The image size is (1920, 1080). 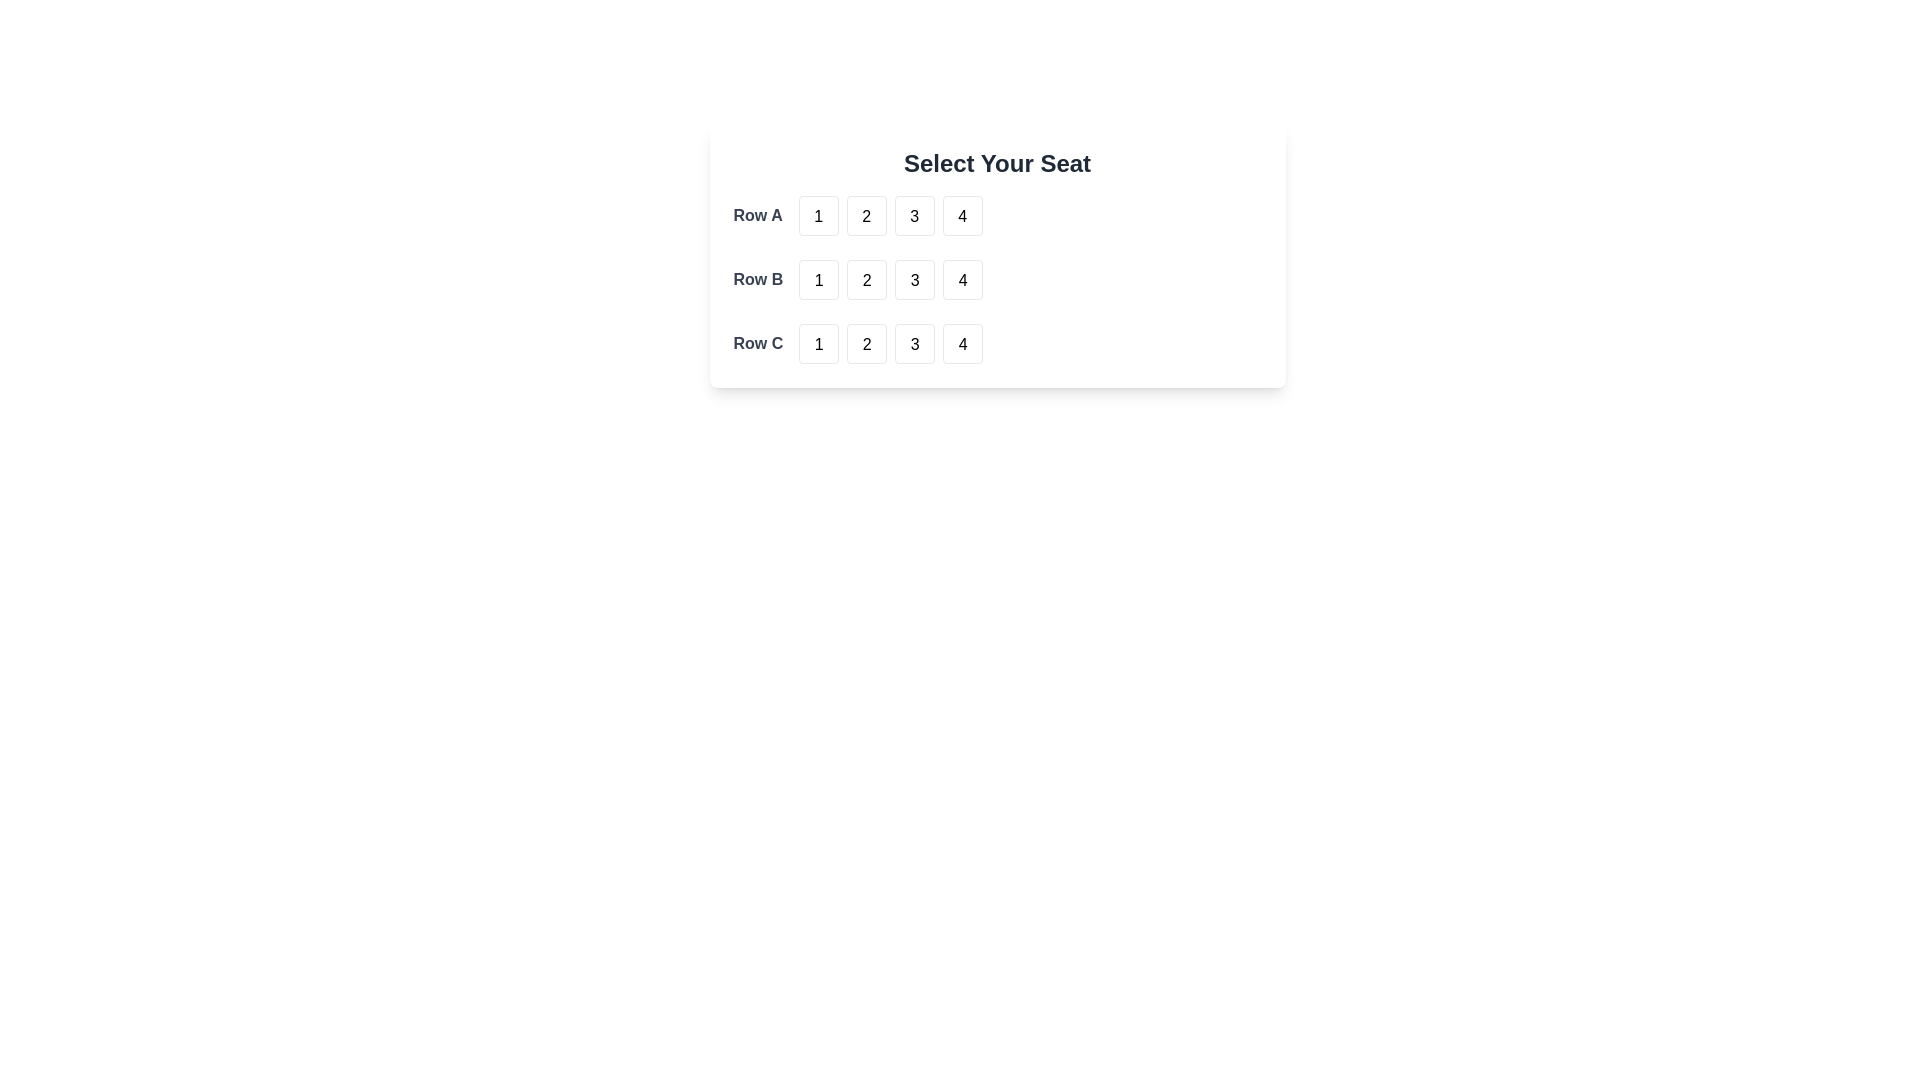 I want to click on the button labeled '3' in Row A, so click(x=913, y=216).